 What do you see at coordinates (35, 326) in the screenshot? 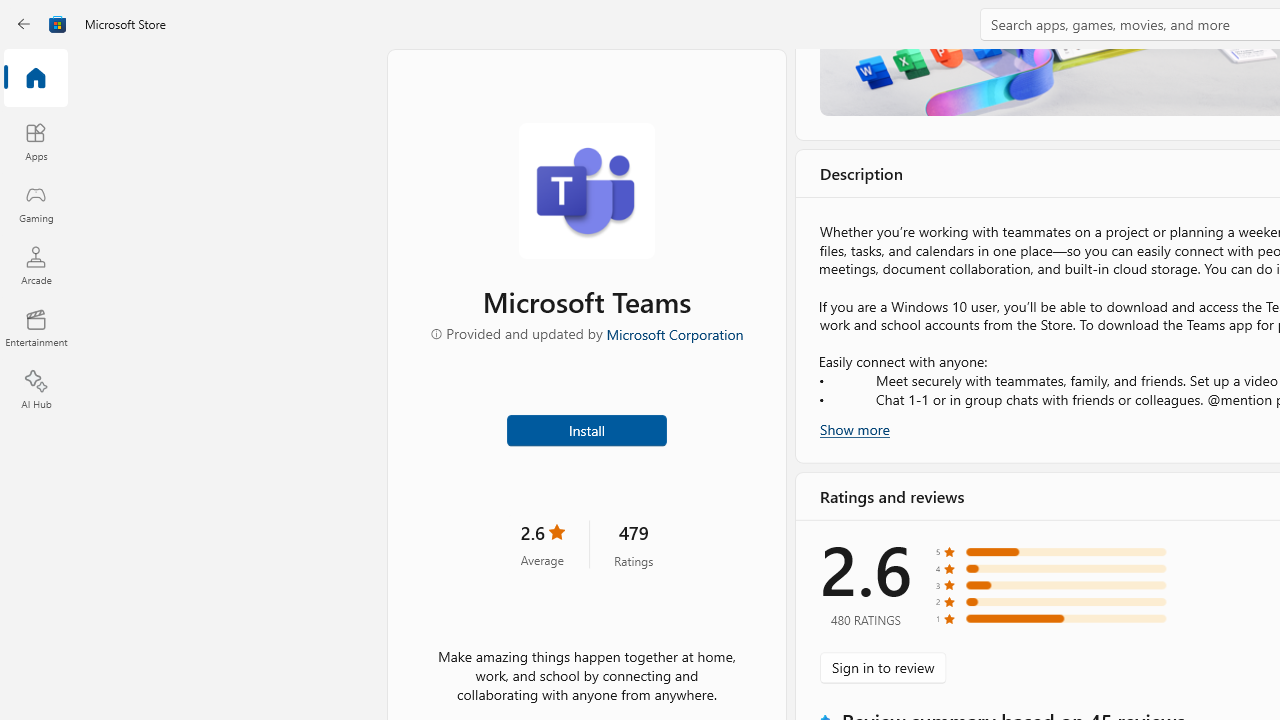
I see `'Entertainment'` at bounding box center [35, 326].